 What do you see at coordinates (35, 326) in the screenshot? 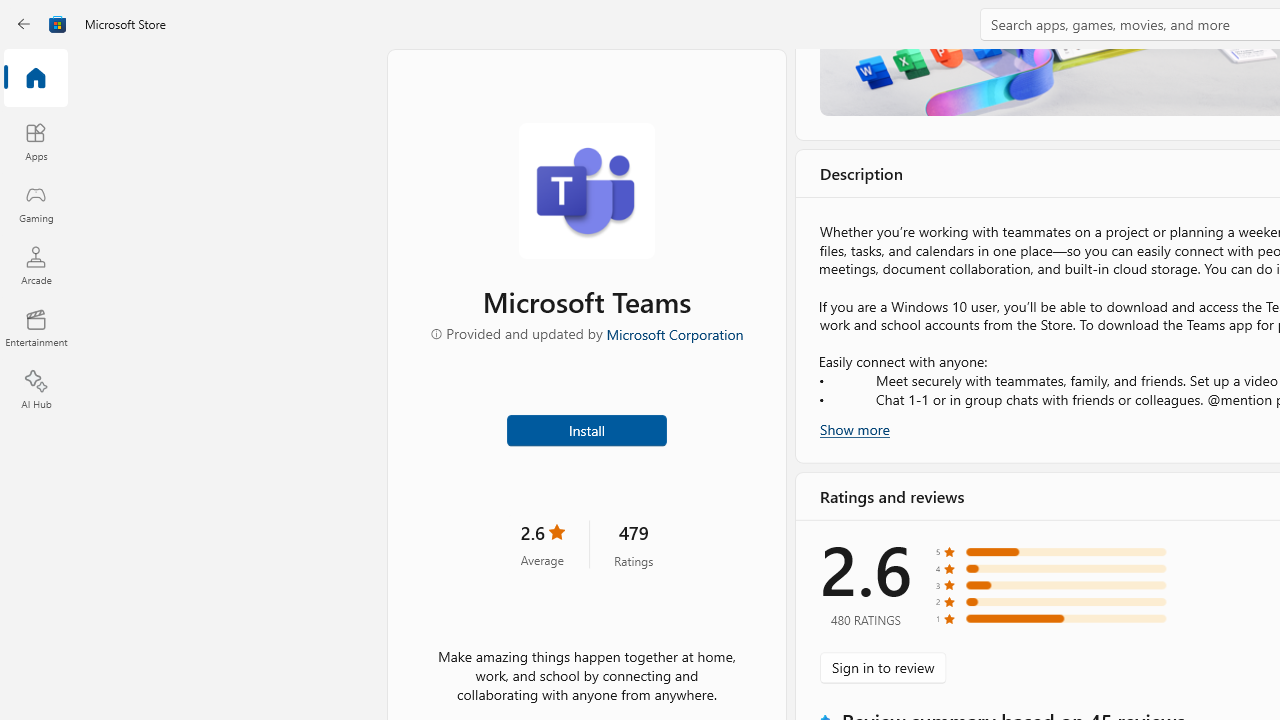
I see `'Entertainment'` at bounding box center [35, 326].